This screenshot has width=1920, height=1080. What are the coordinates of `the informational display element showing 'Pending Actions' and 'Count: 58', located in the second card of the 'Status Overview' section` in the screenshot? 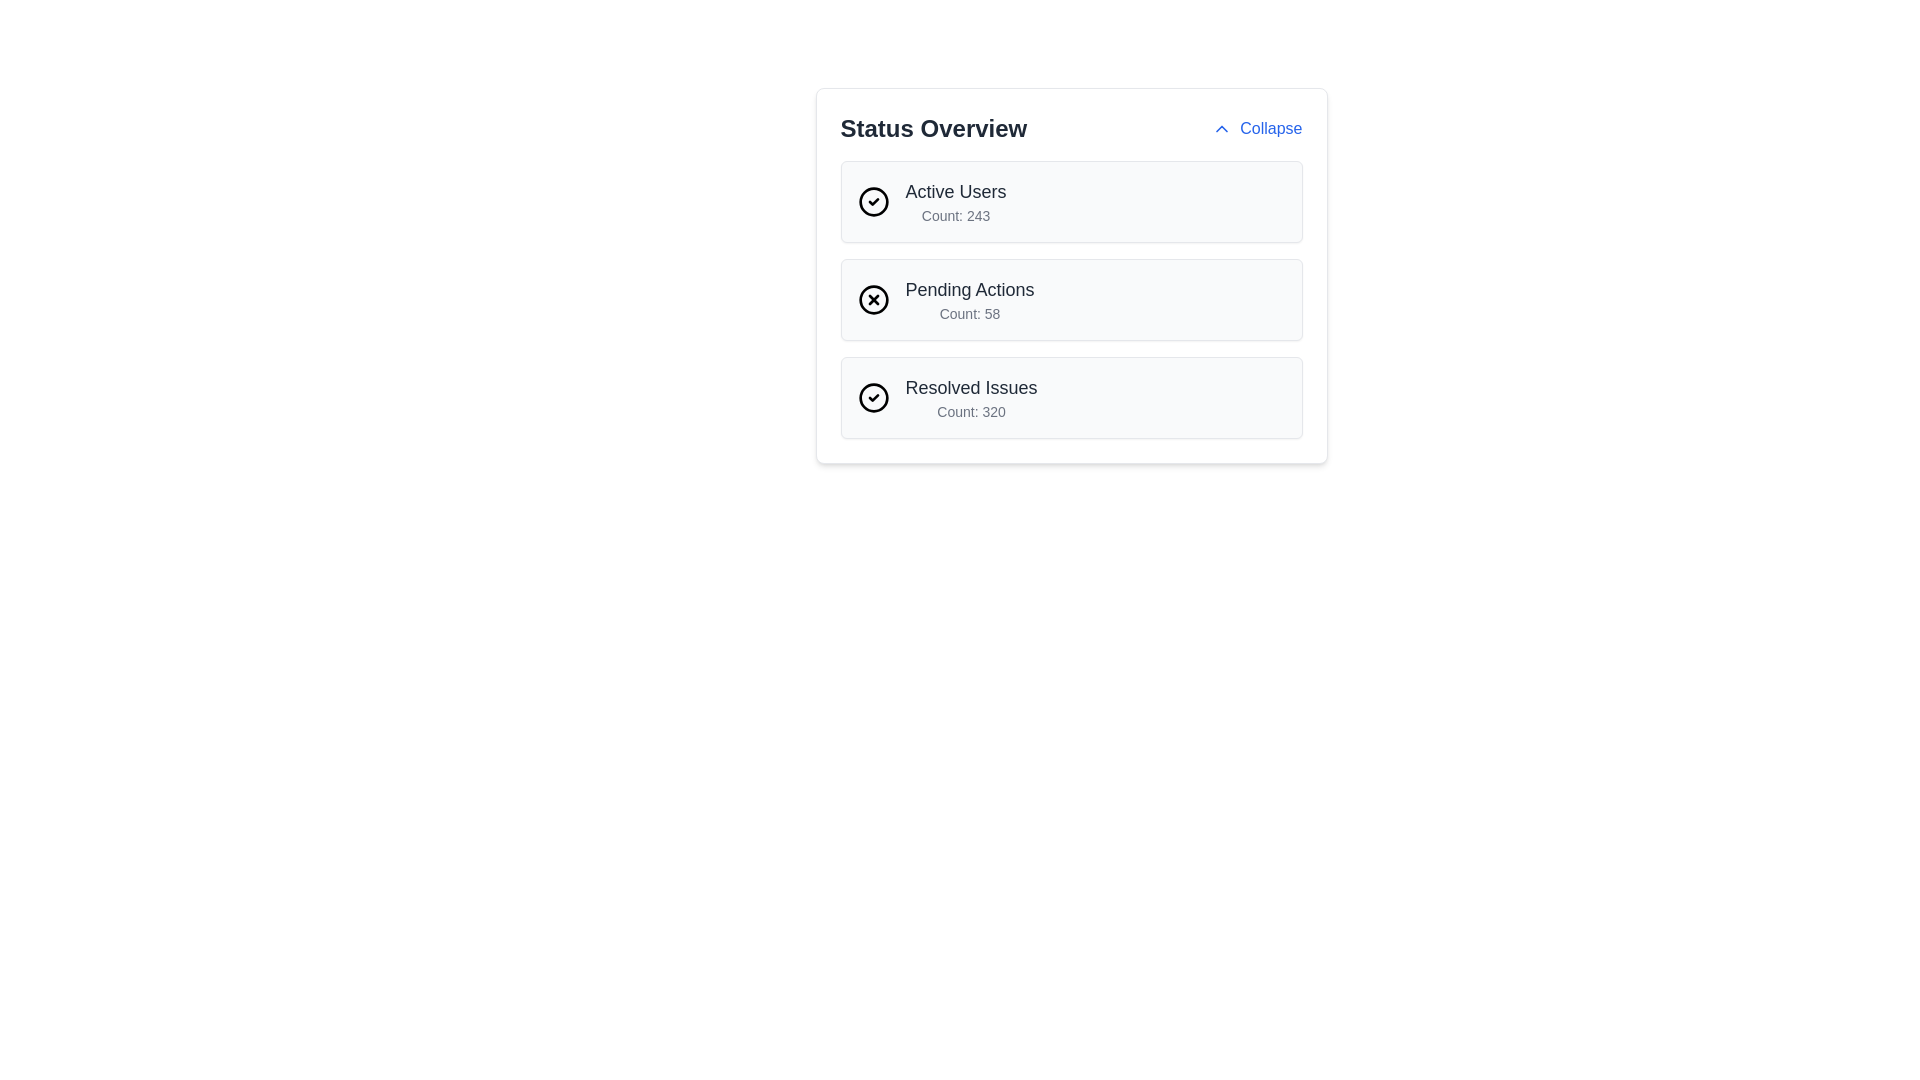 It's located at (969, 300).